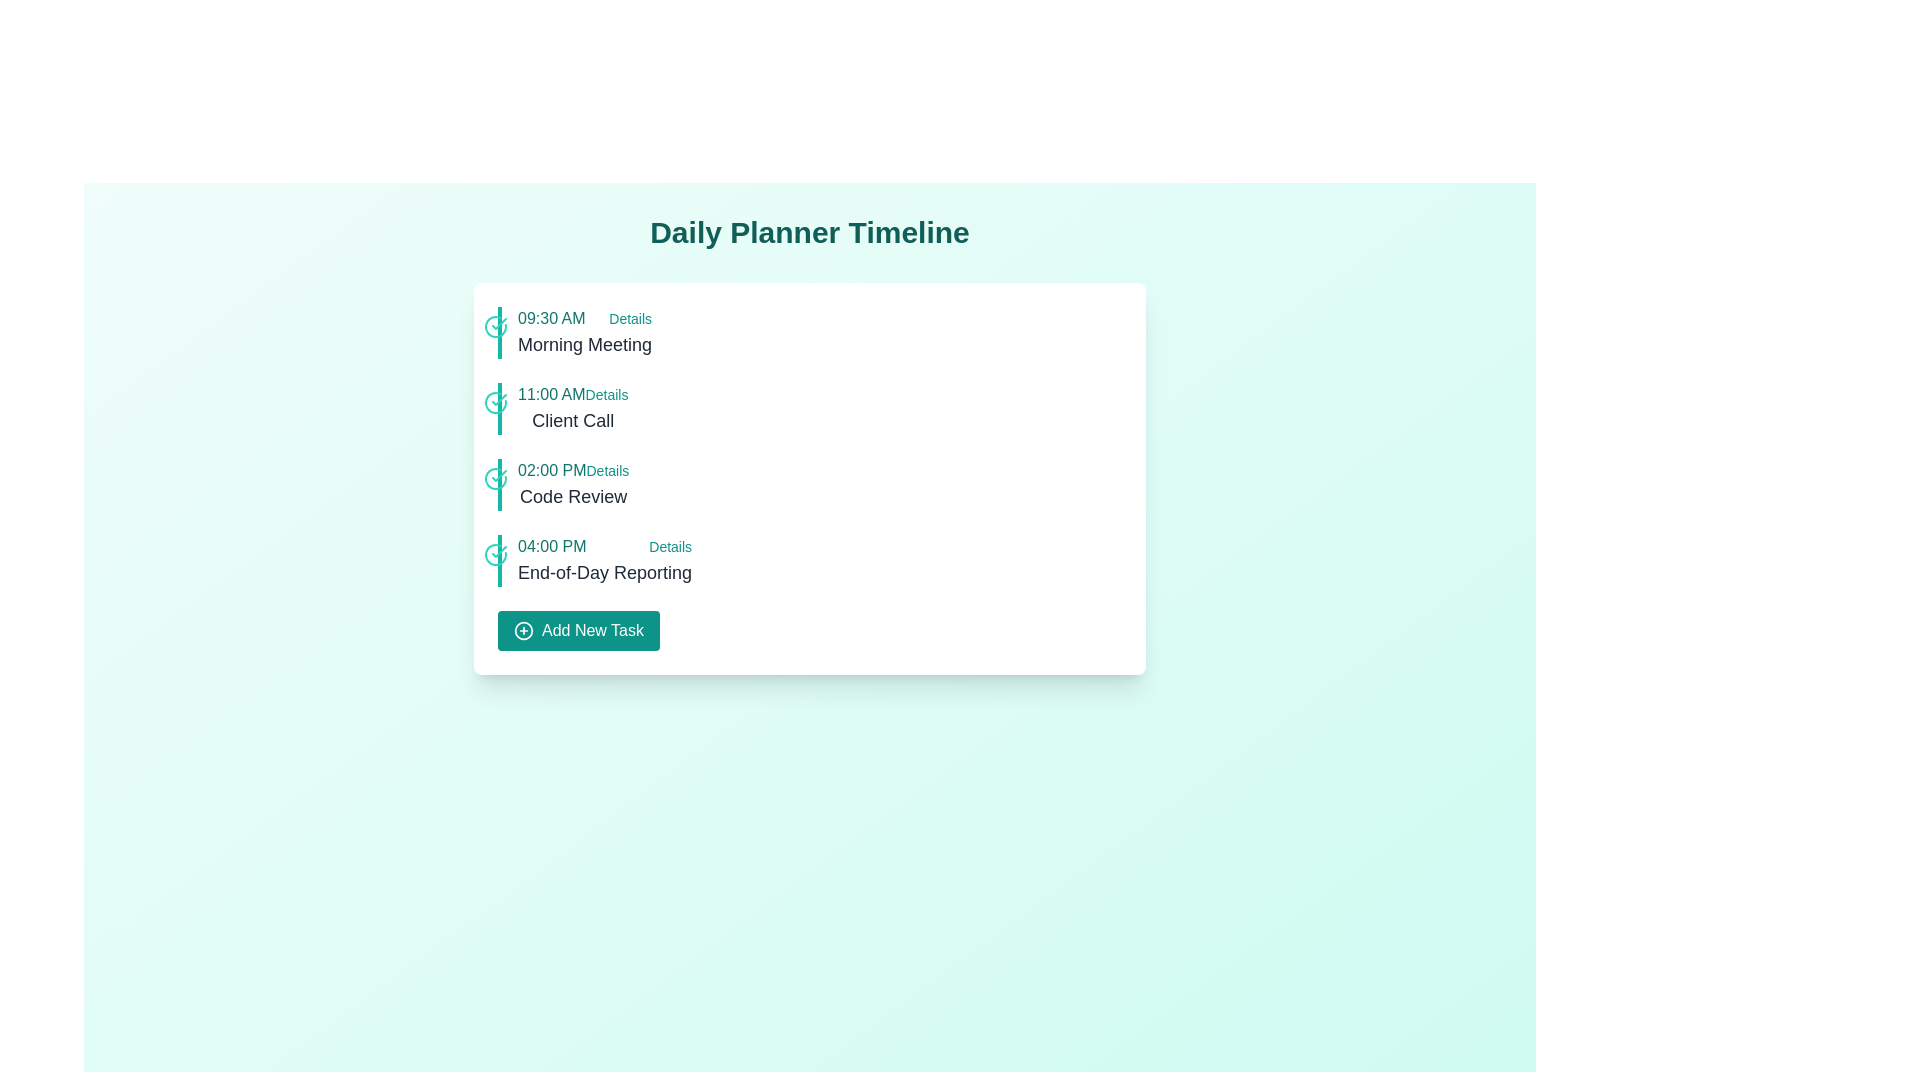 The image size is (1920, 1080). I want to click on the text element that provides information about the 'Morning Meeting' event scheduled at 09:30 AM in the planner timeline, so click(584, 343).